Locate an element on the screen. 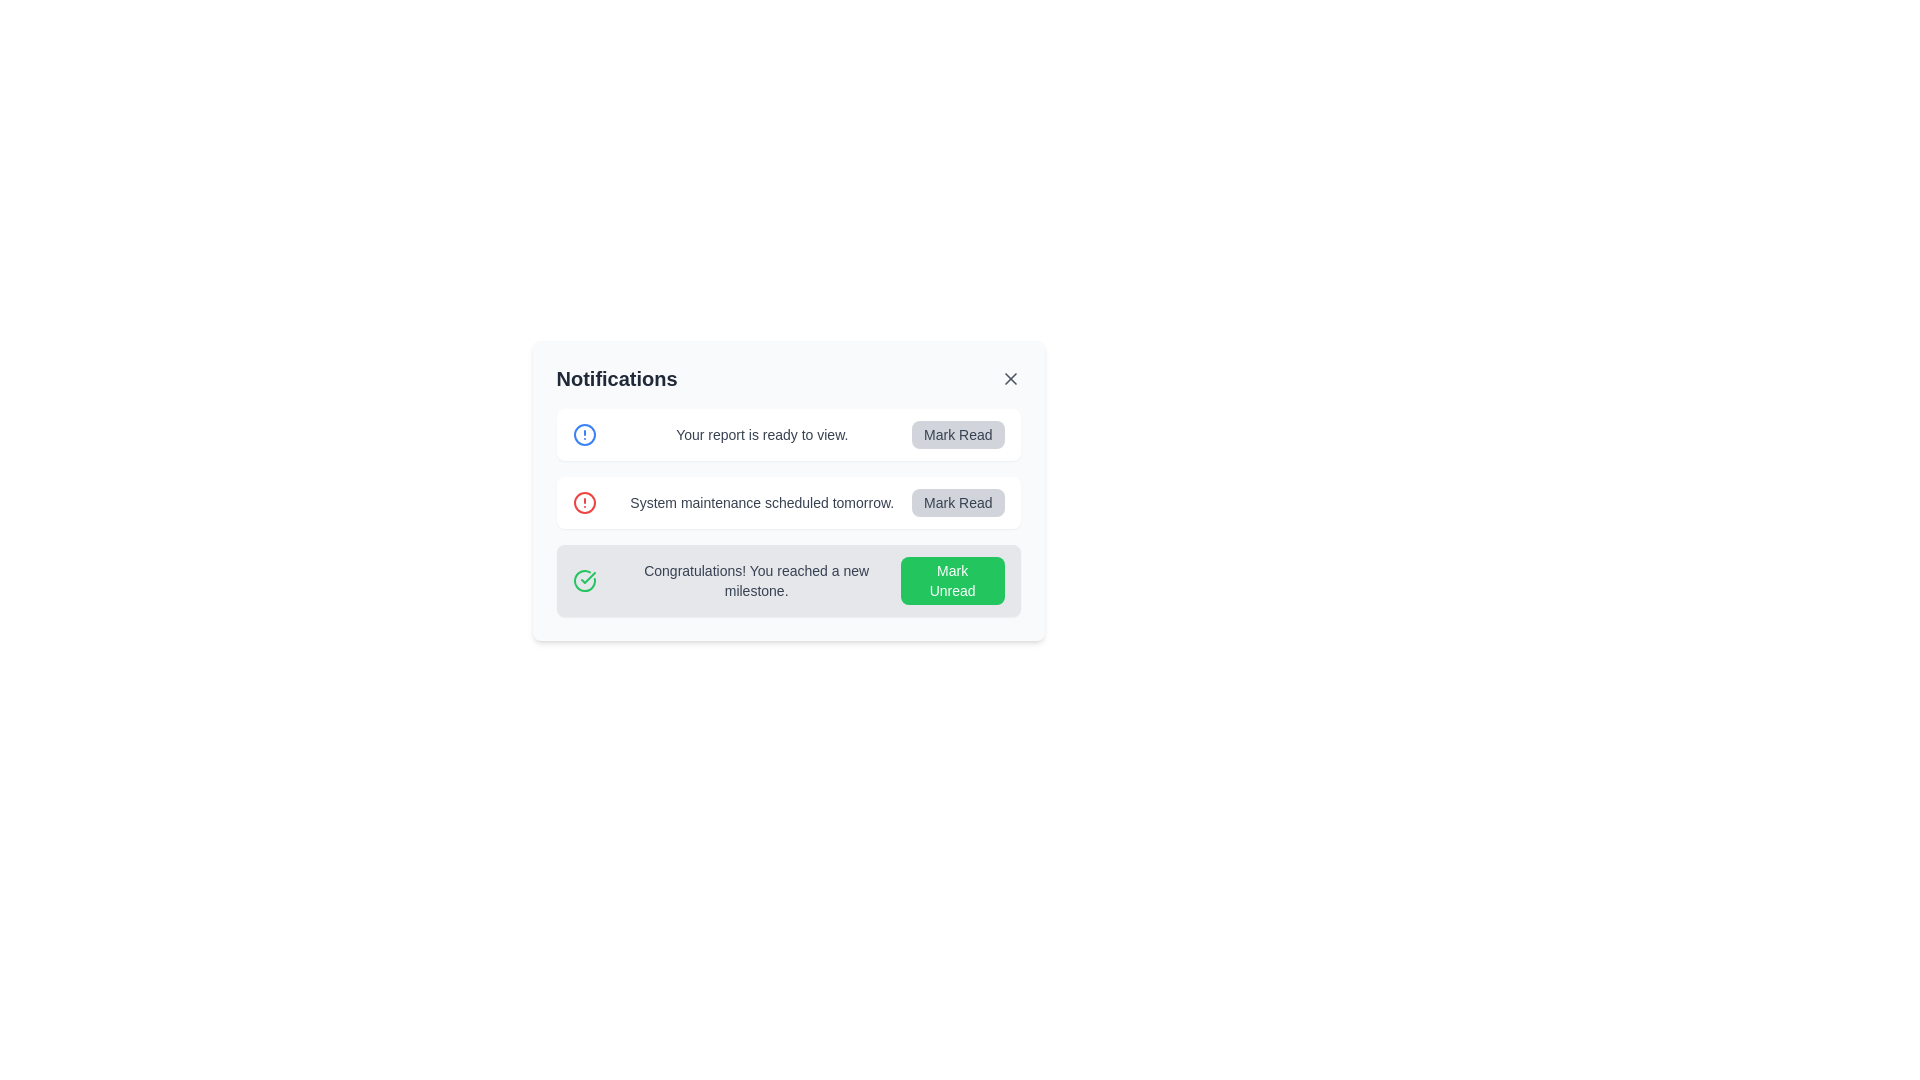 This screenshot has width=1920, height=1080. the circular part of the red alert icon that signifies an alert or warning message in the notification interface, located to the left of the text message 'System maintenance scheduled tomorrow' is located at coordinates (583, 501).